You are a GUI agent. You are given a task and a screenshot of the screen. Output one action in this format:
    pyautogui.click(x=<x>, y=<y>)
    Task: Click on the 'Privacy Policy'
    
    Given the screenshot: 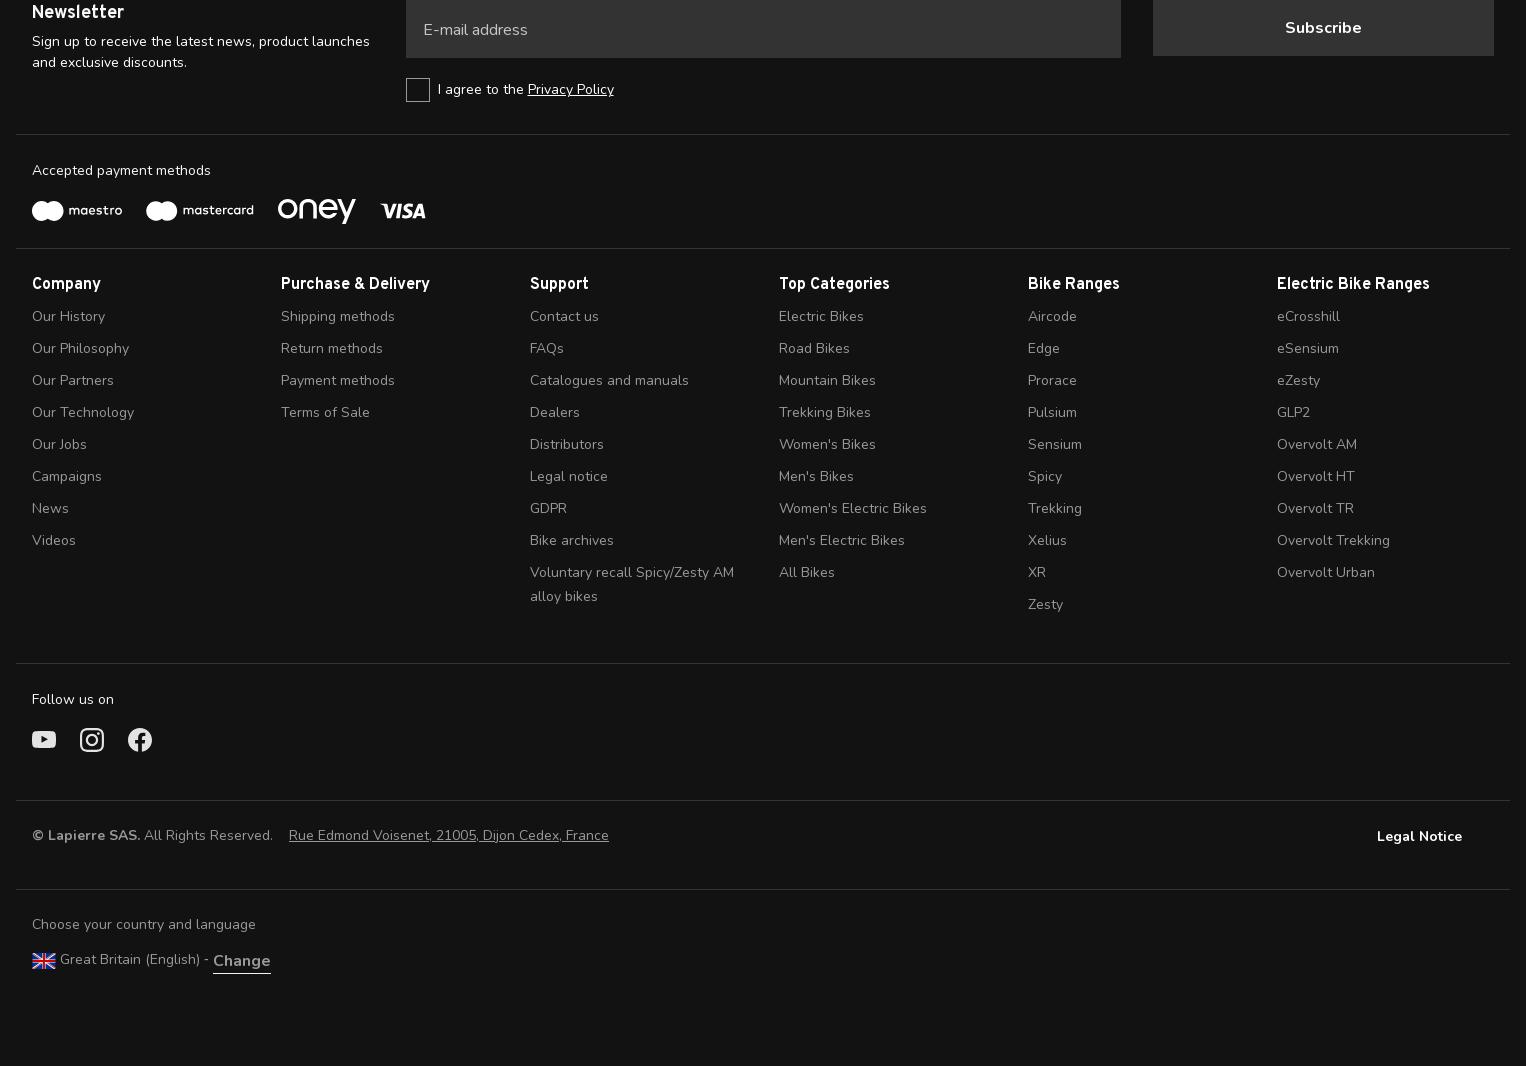 What is the action you would take?
    pyautogui.click(x=568, y=88)
    